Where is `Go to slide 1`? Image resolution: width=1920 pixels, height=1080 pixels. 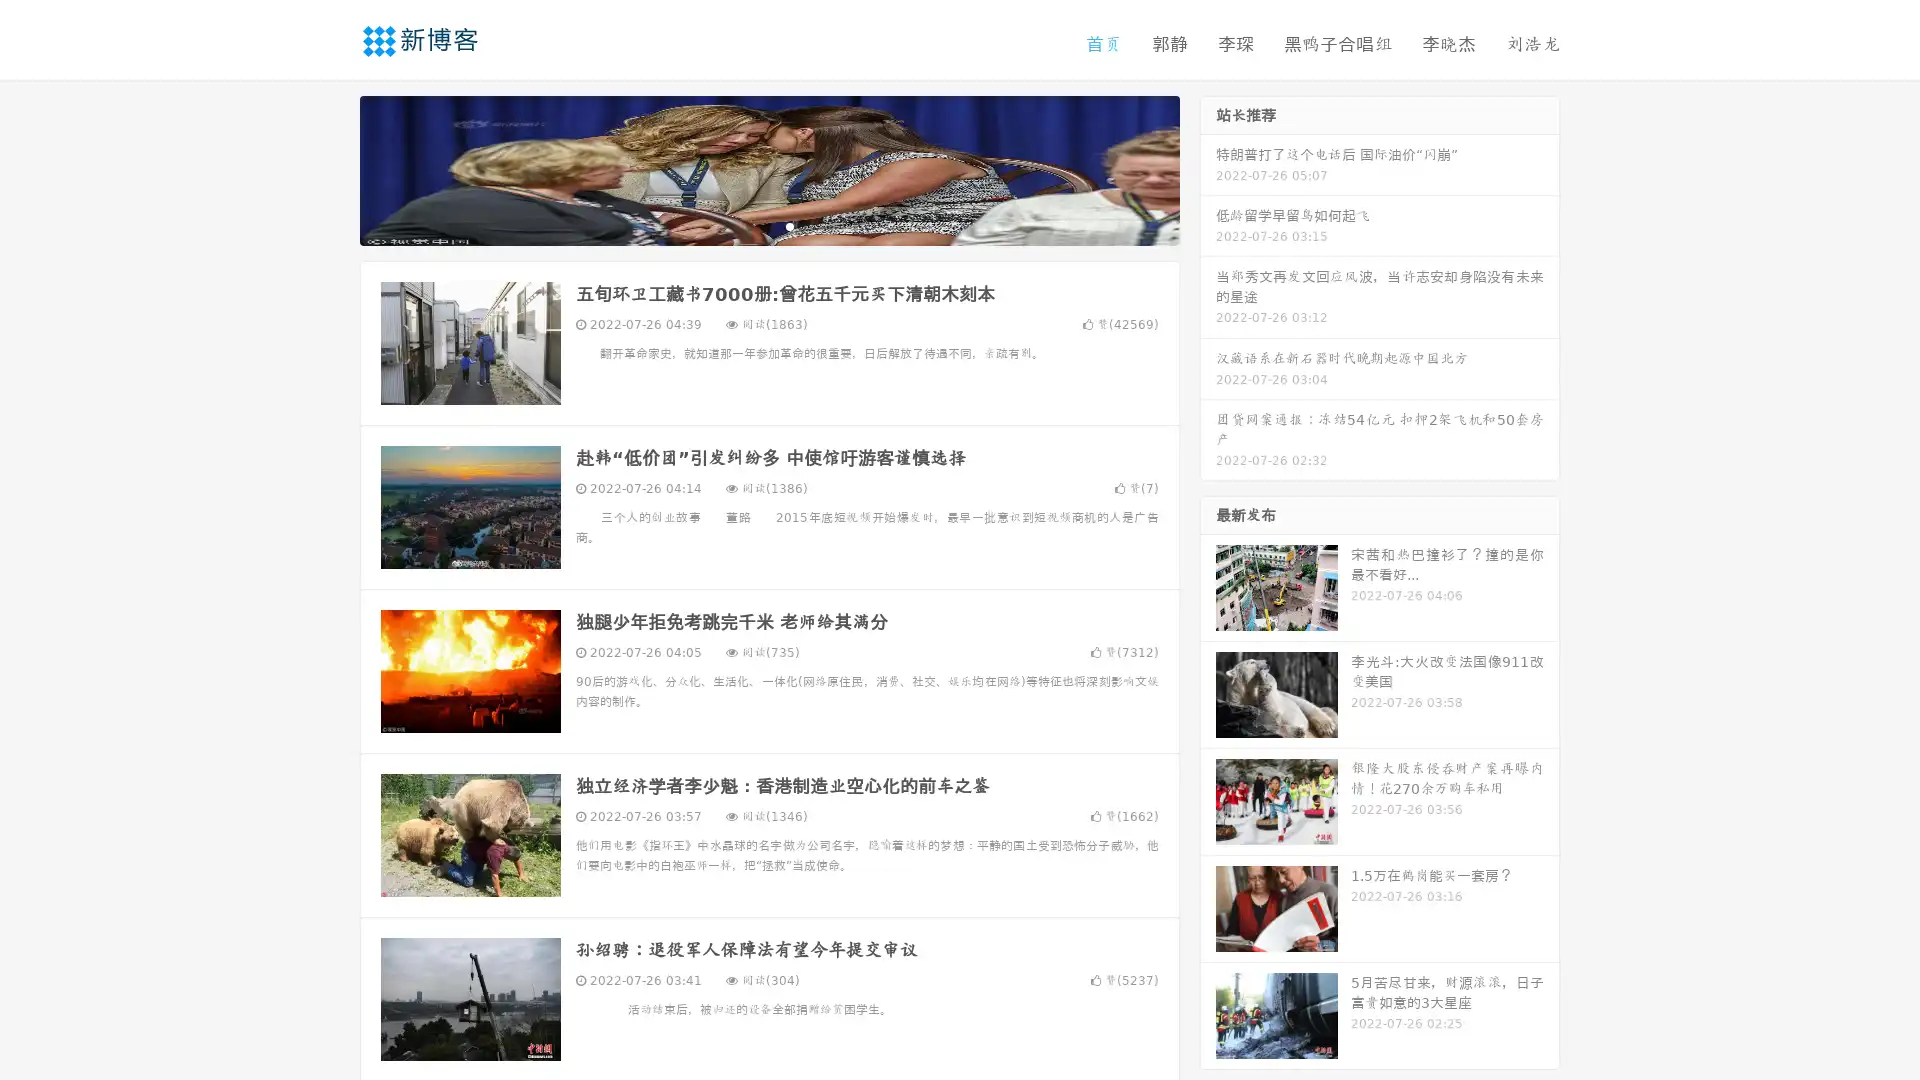 Go to slide 1 is located at coordinates (748, 225).